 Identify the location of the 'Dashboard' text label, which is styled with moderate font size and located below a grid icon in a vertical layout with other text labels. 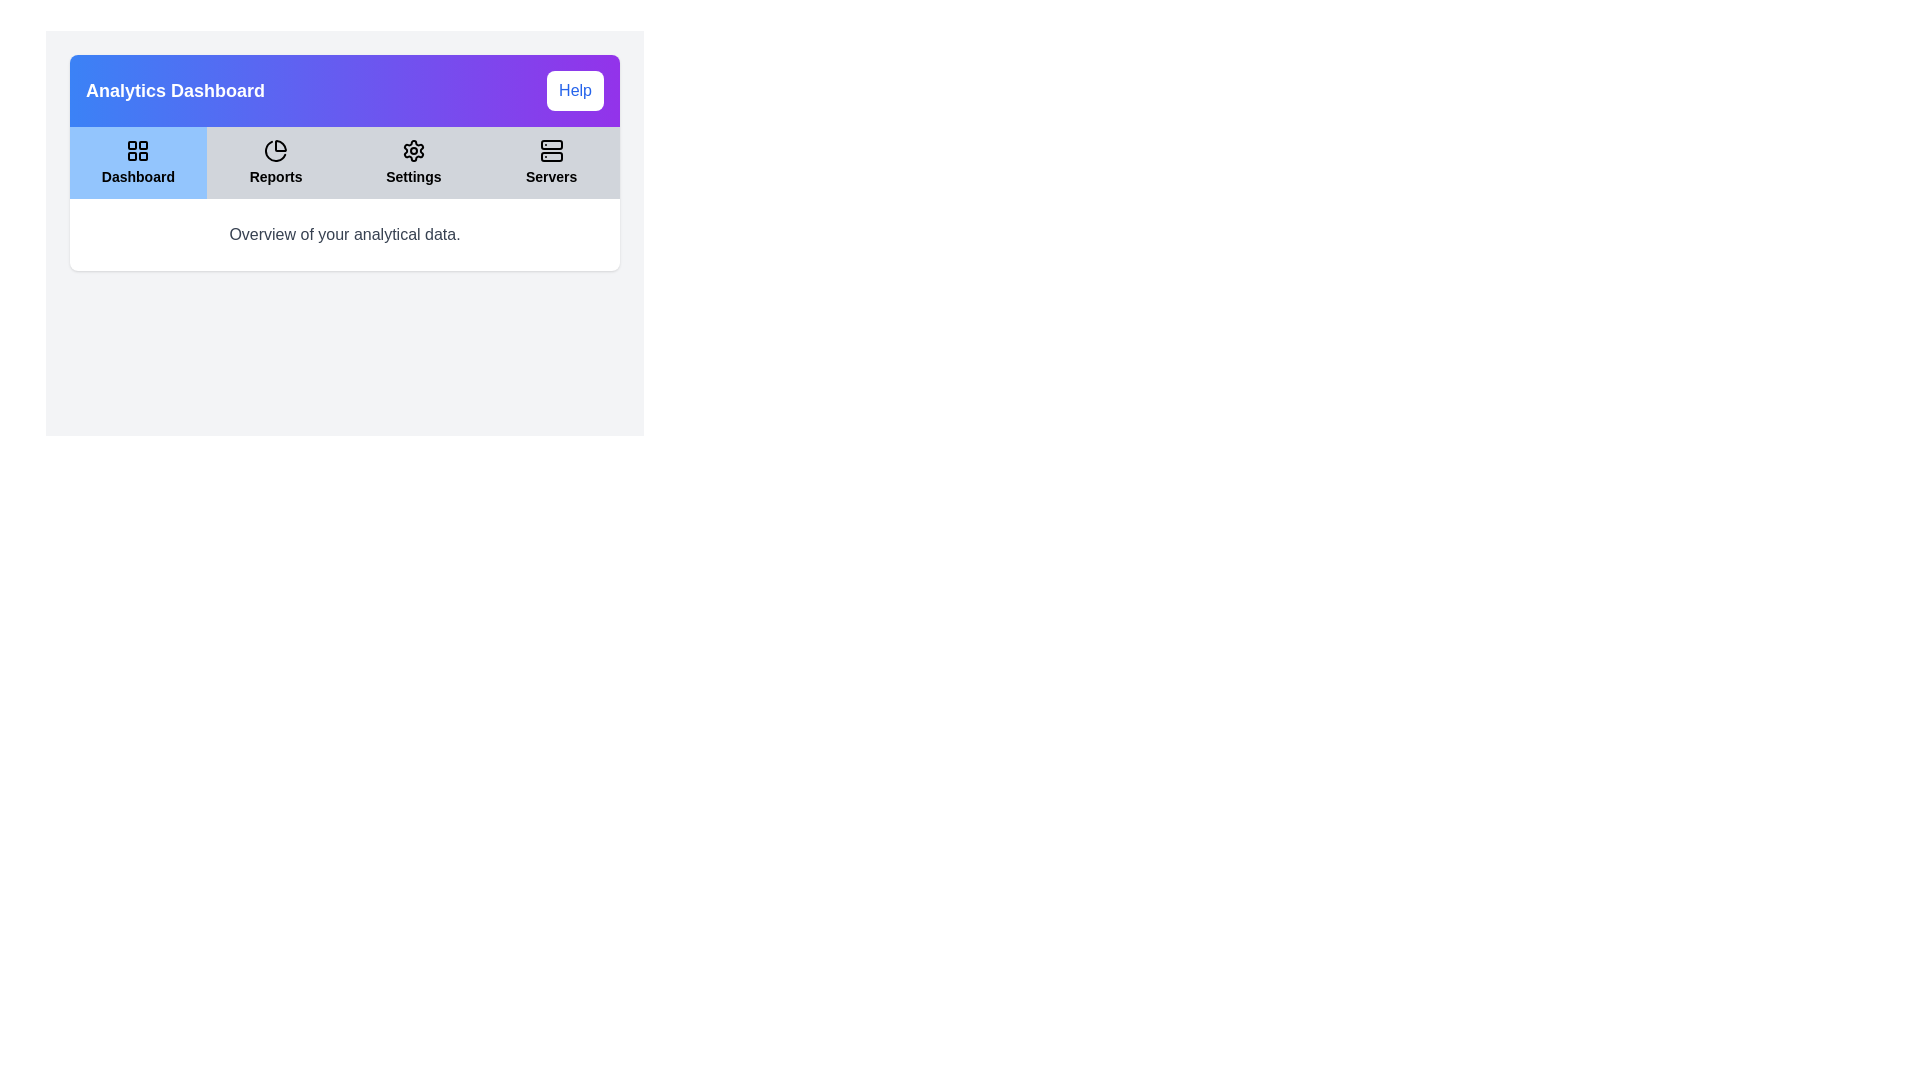
(137, 176).